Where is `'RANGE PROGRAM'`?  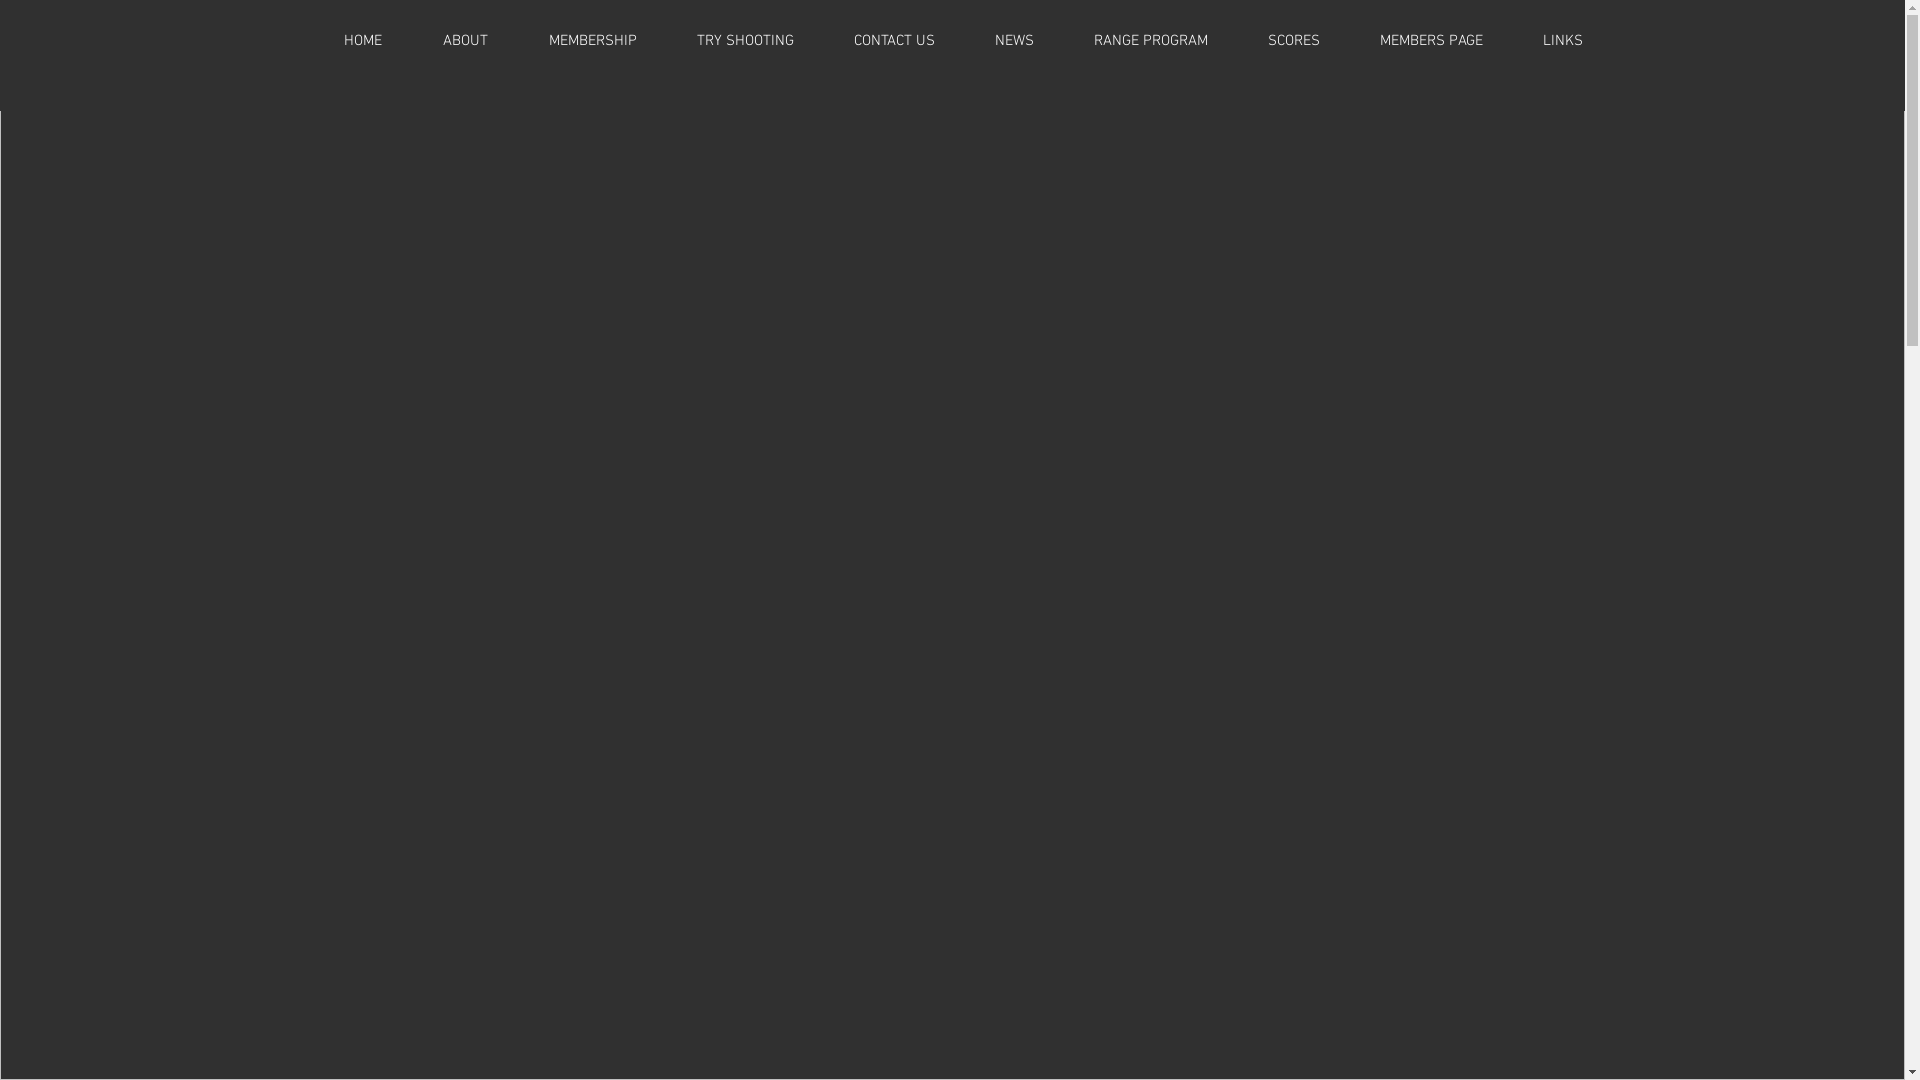
'RANGE PROGRAM' is located at coordinates (1151, 41).